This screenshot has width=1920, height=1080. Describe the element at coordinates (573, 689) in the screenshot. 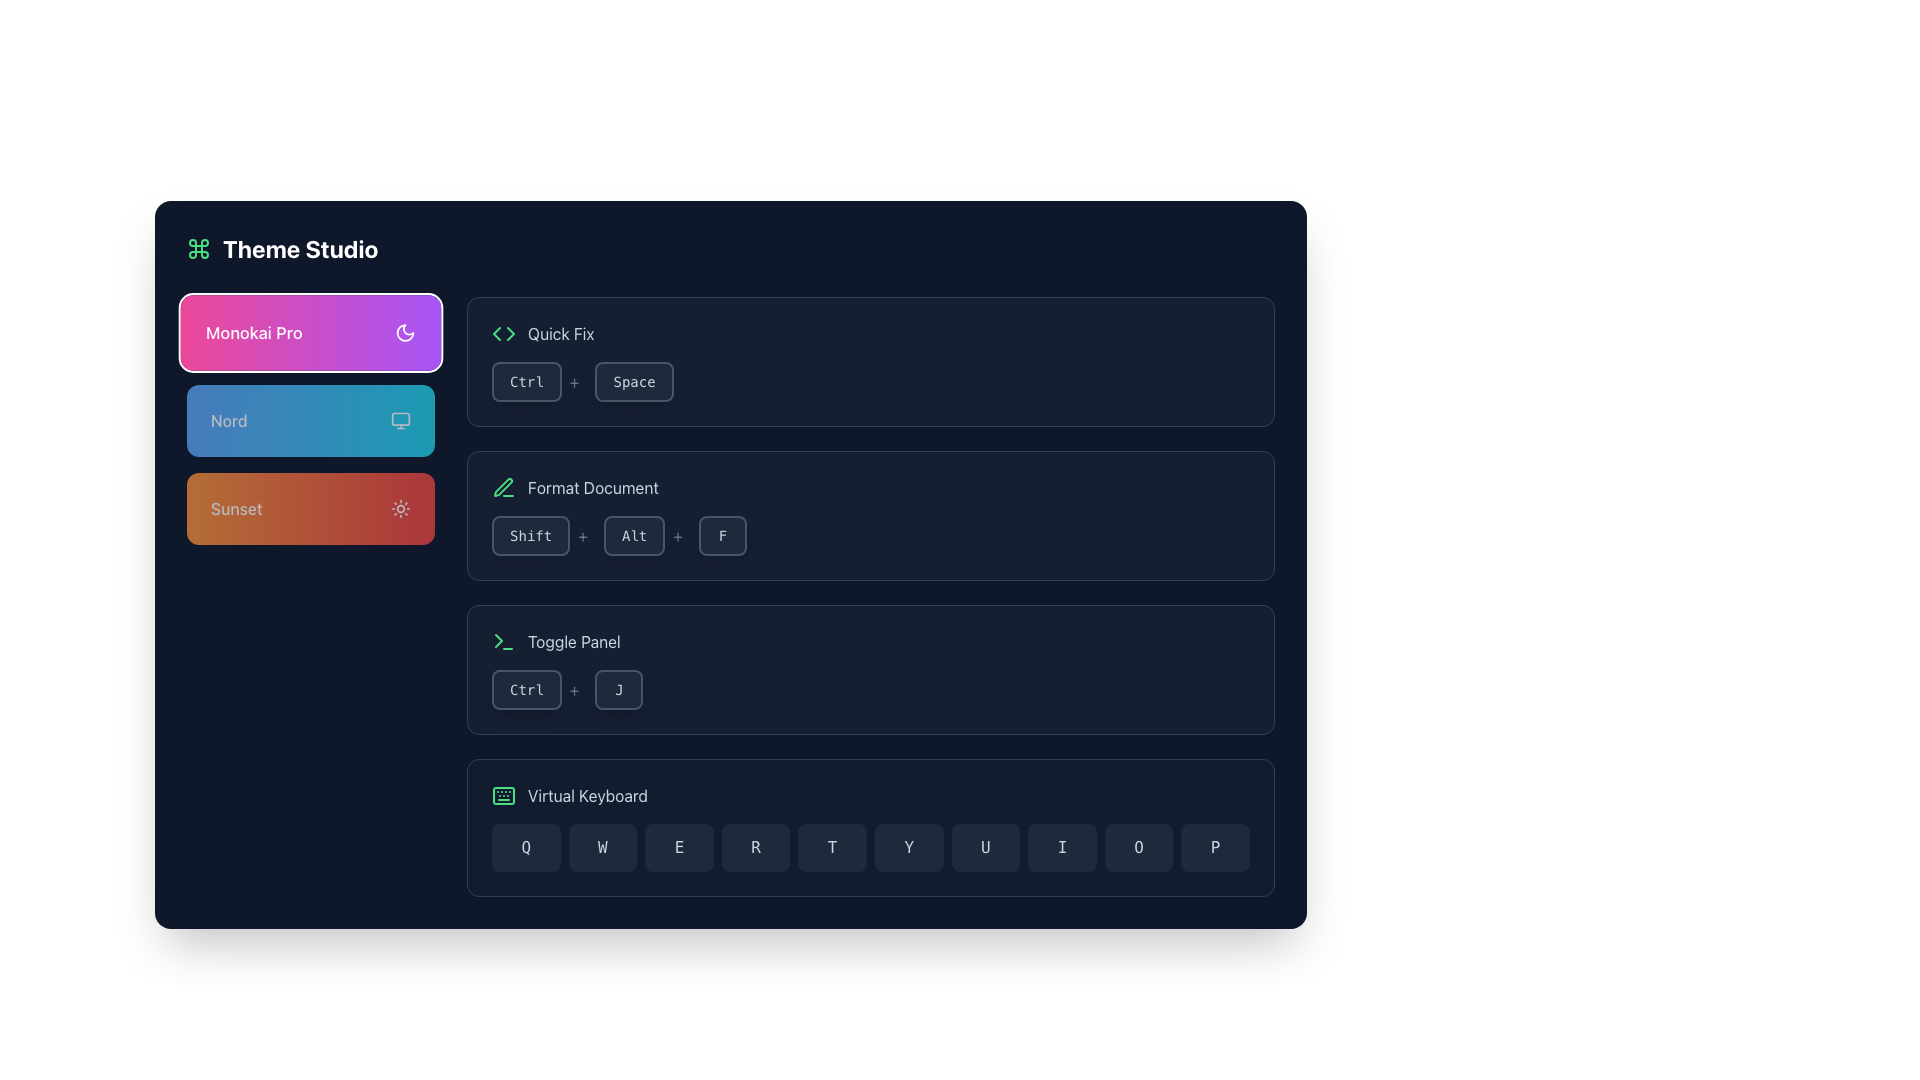

I see `the small grey plus sign ('+') located to the right of the 'Ctrl' button, which is part of the keyboard shortcut group` at that location.